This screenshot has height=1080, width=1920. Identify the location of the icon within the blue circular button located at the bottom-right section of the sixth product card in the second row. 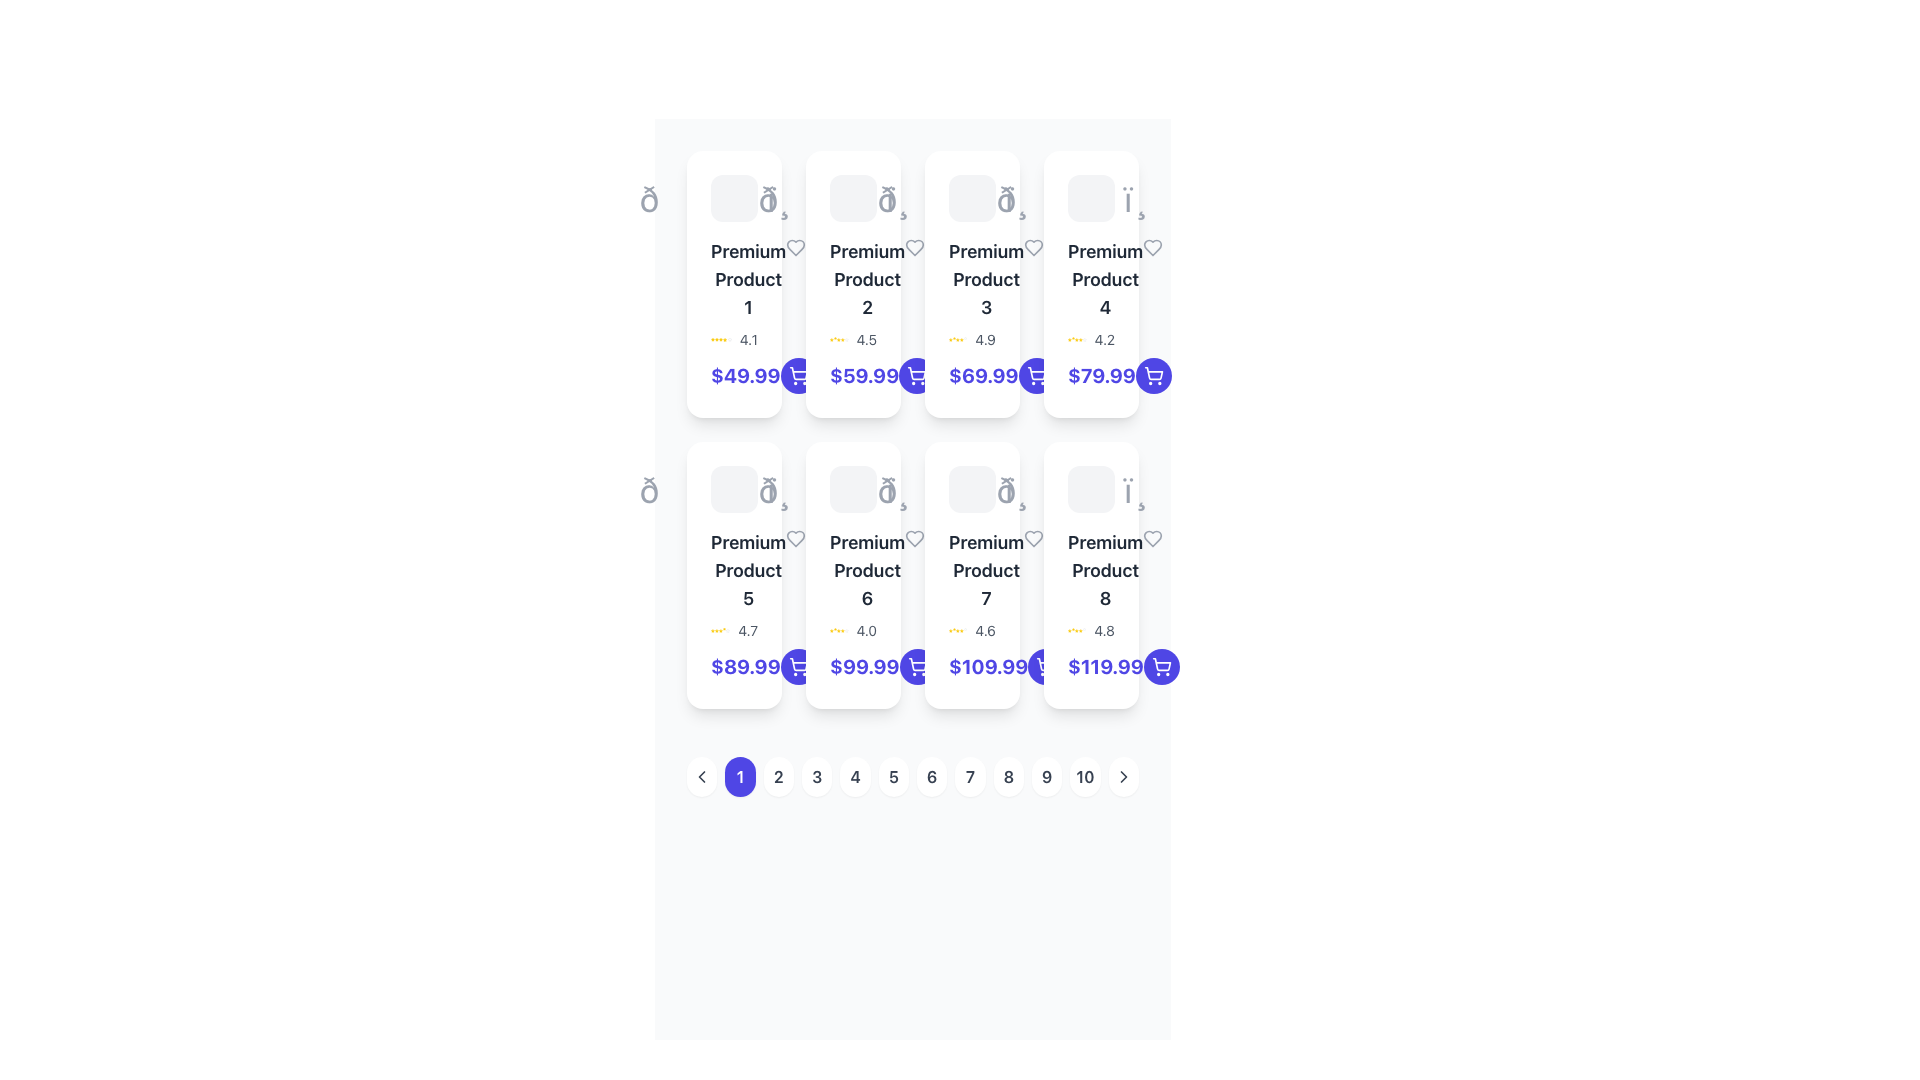
(916, 667).